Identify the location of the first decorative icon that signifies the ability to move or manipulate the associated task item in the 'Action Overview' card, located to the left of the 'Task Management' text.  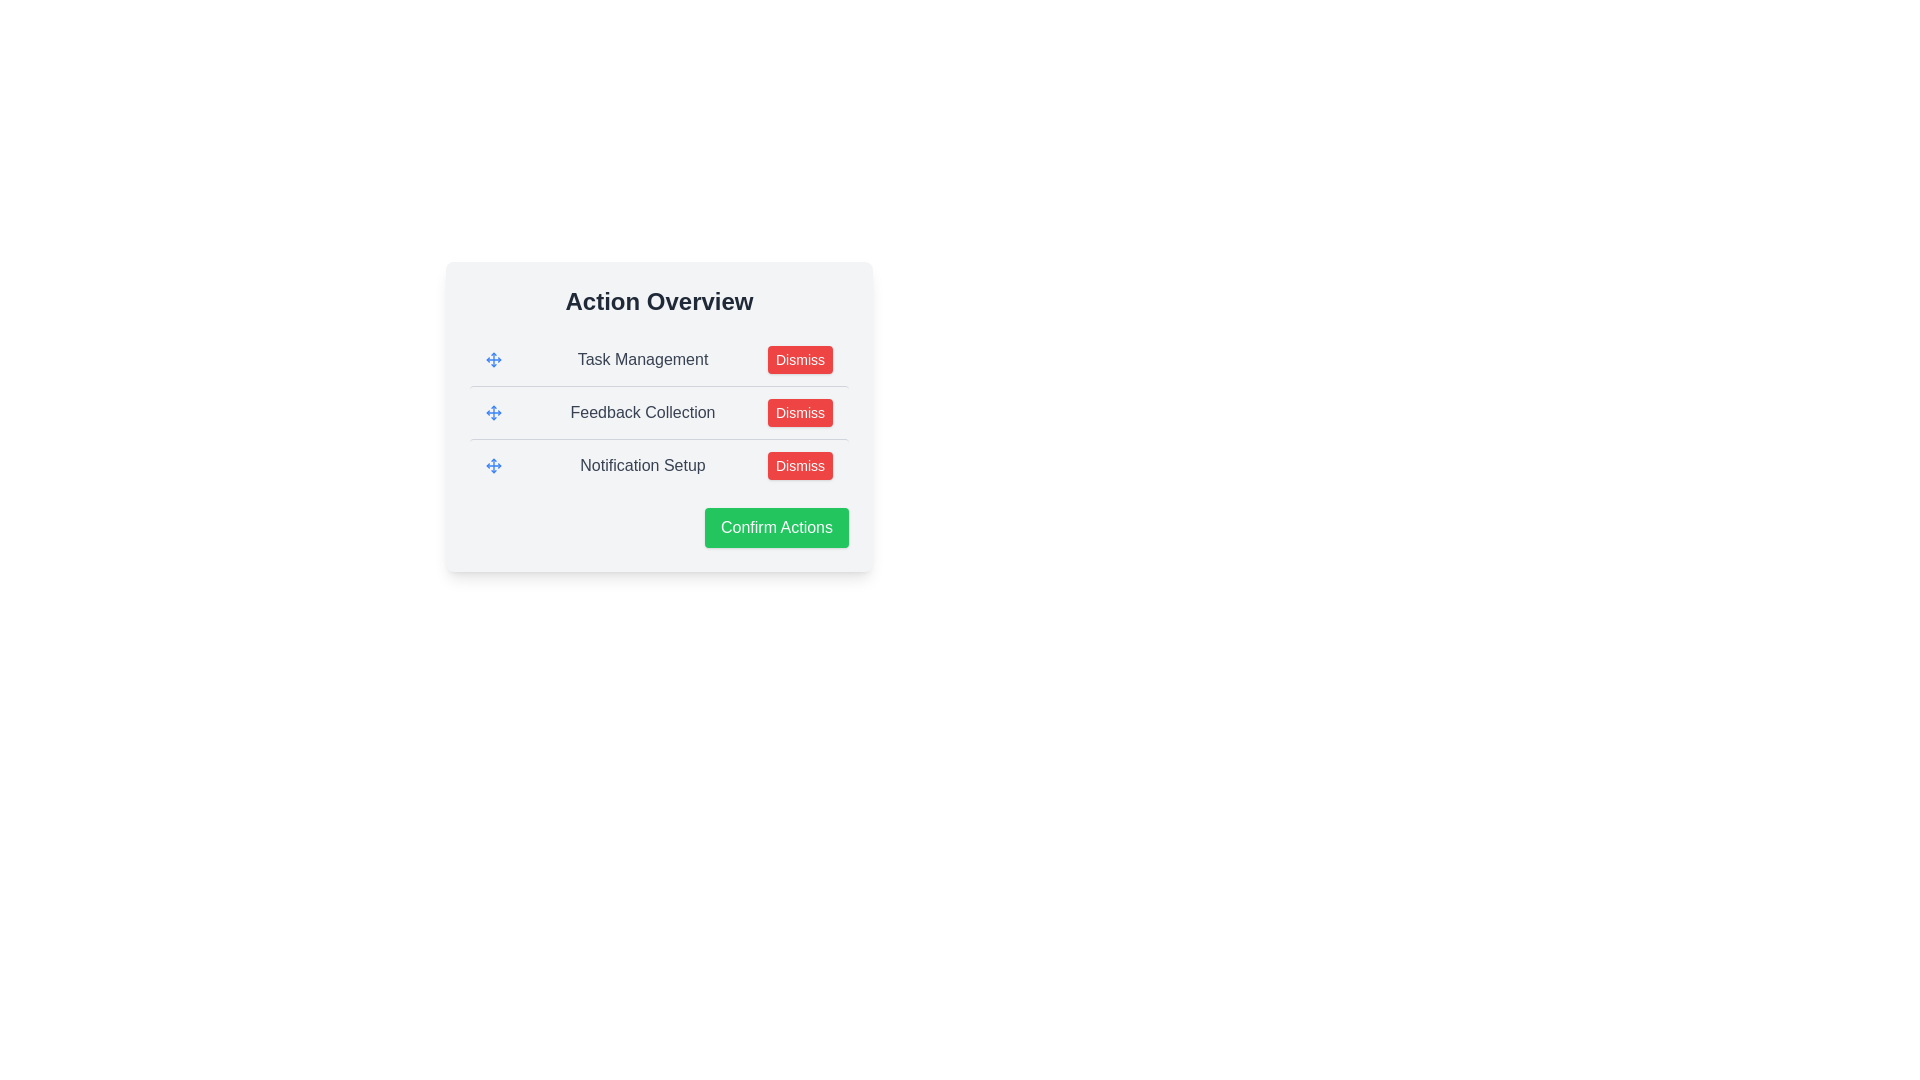
(494, 358).